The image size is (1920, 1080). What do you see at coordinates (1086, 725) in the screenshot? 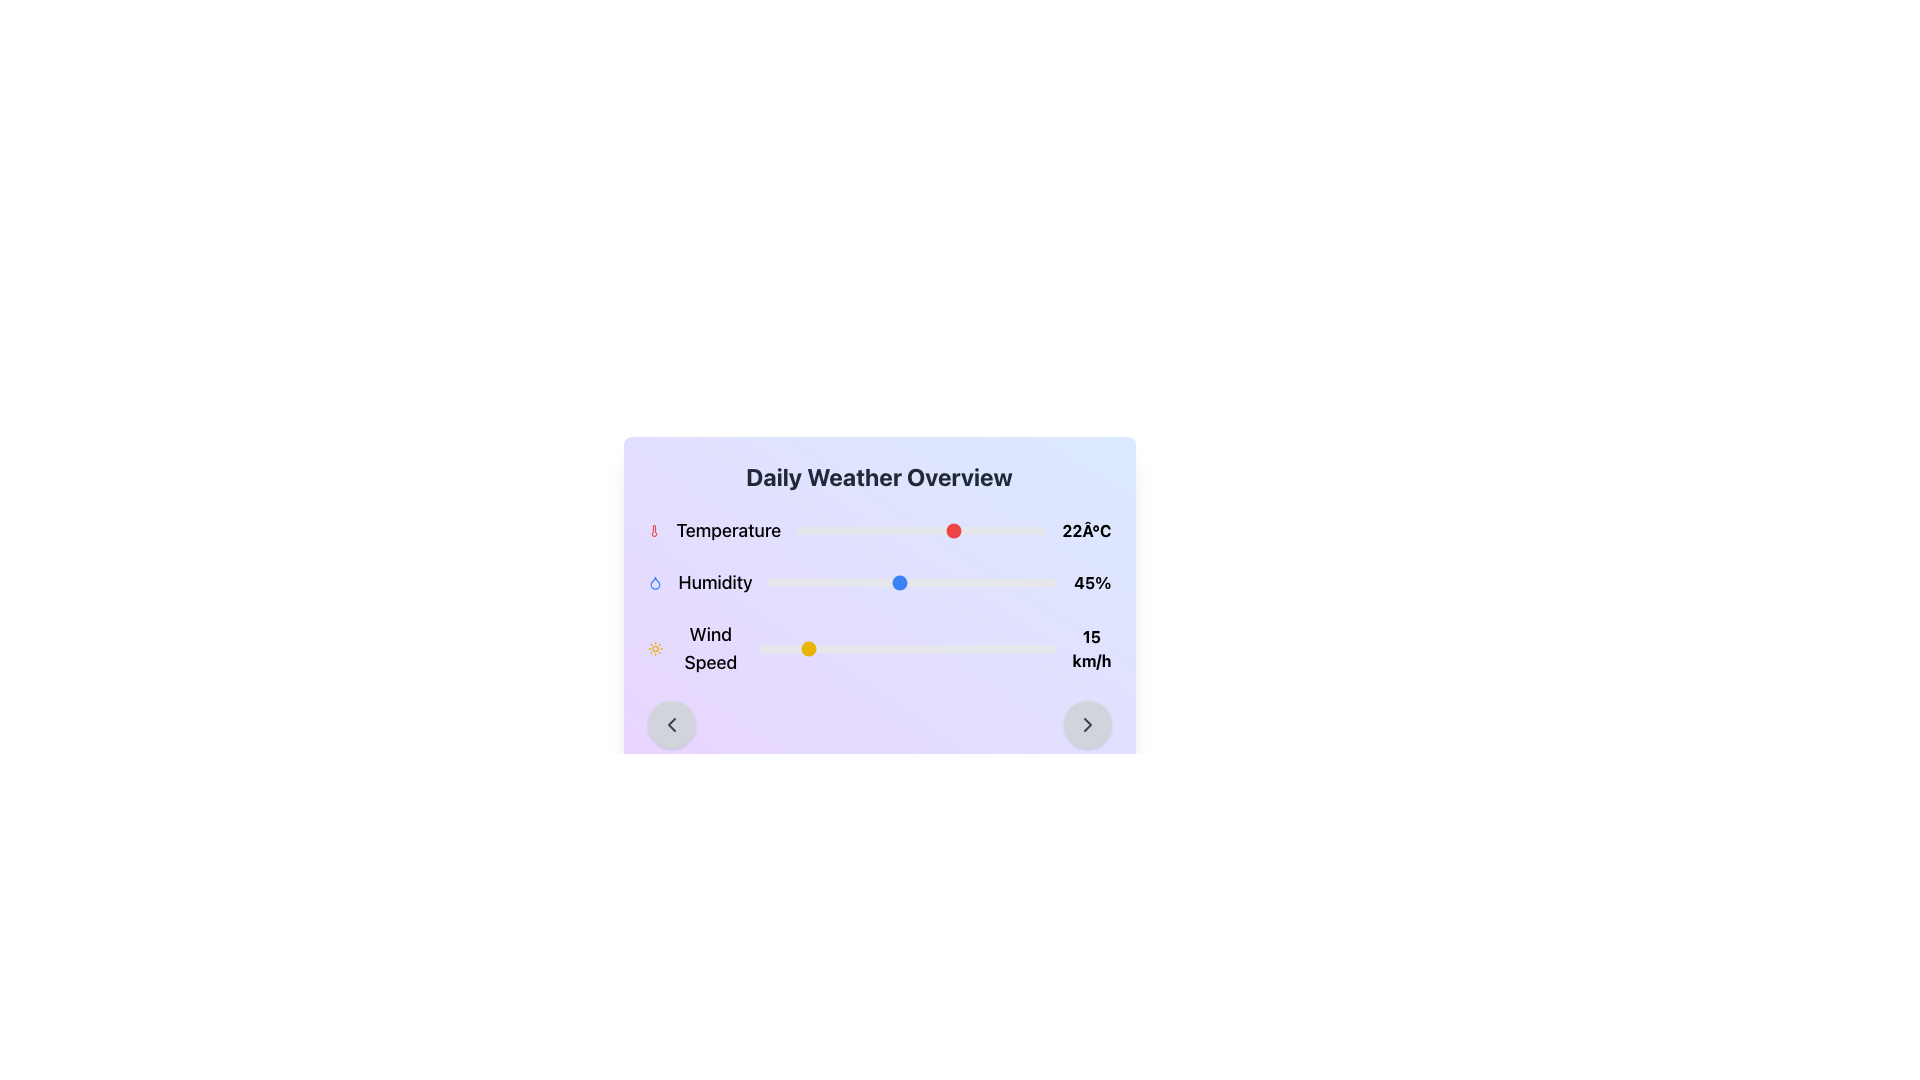
I see `the rightward-facing red arrow icon located in the bottom-right corner of the 'Daily Weather Overview' card` at bounding box center [1086, 725].